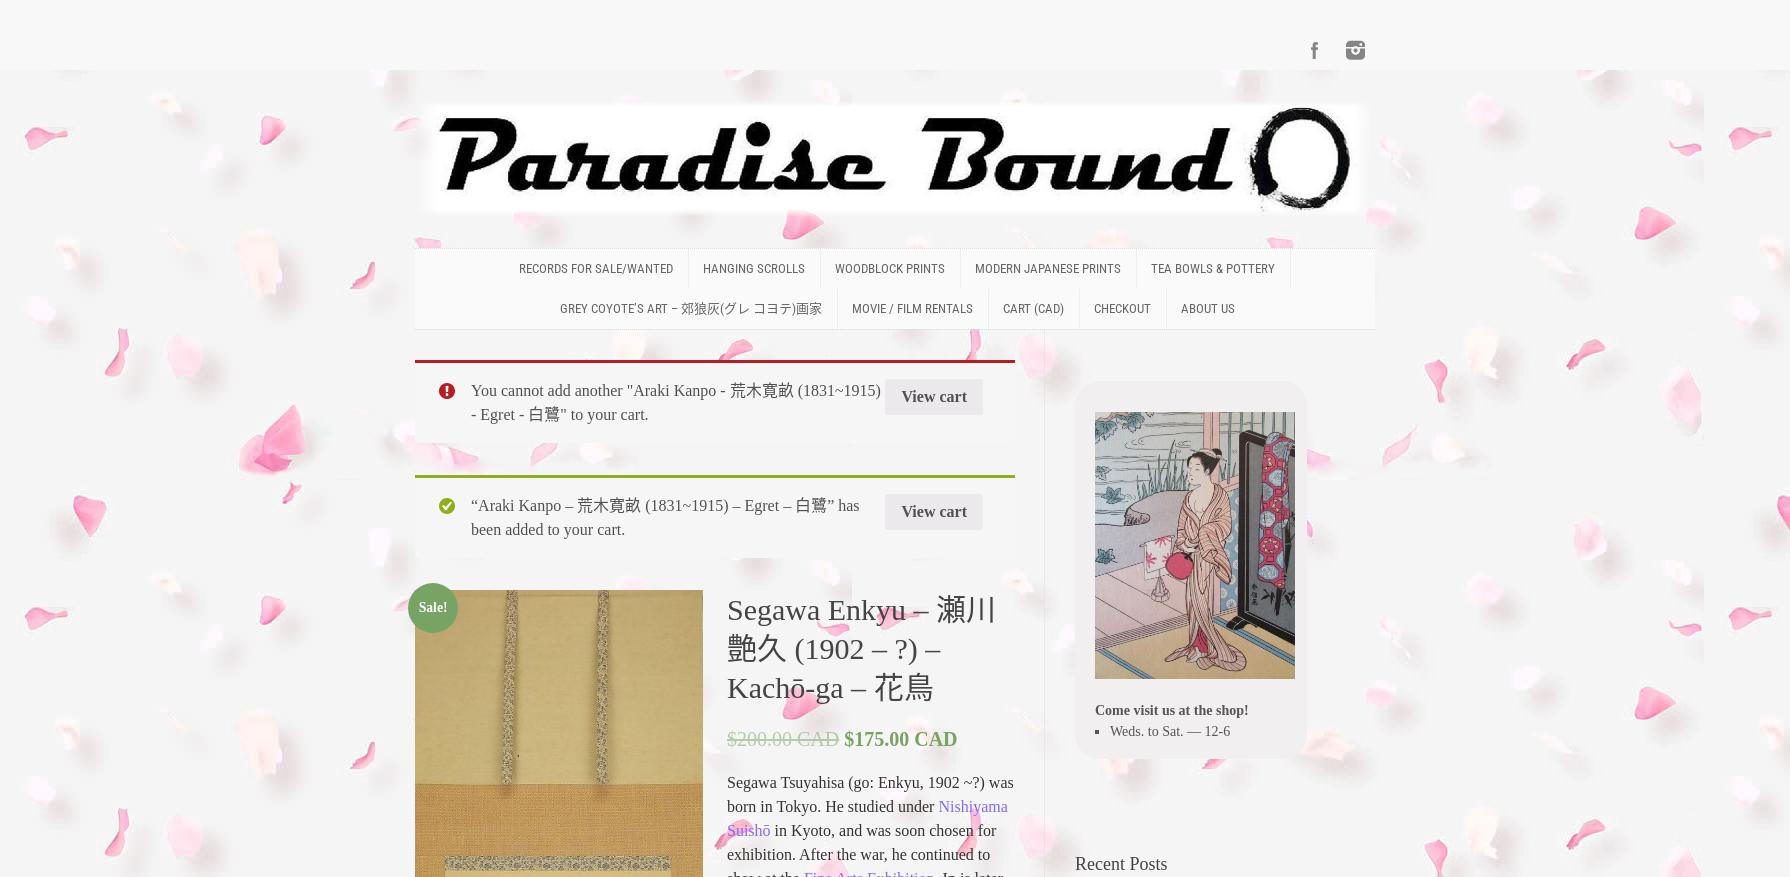  I want to click on 'Tea Bowls & Pottery', so click(1212, 268).